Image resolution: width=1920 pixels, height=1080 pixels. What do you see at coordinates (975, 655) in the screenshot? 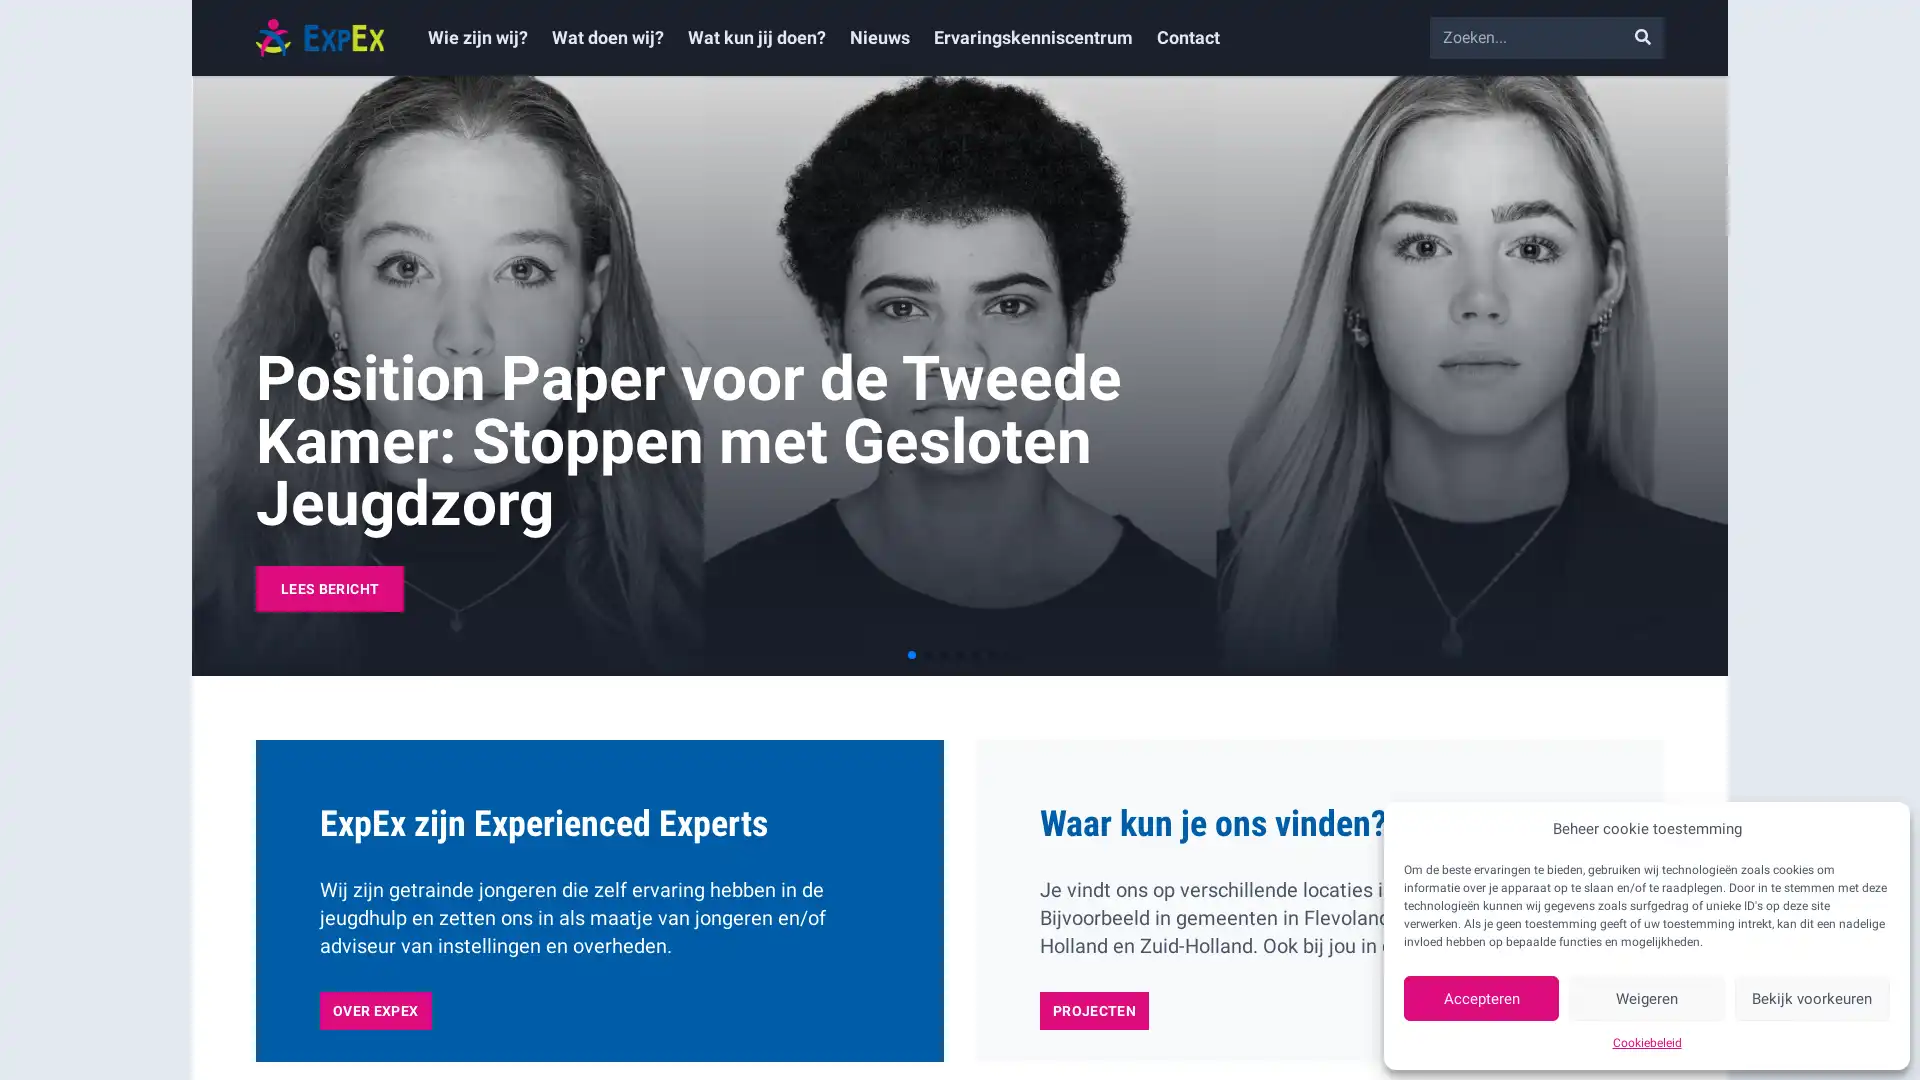
I see `Go to slide 5` at bounding box center [975, 655].